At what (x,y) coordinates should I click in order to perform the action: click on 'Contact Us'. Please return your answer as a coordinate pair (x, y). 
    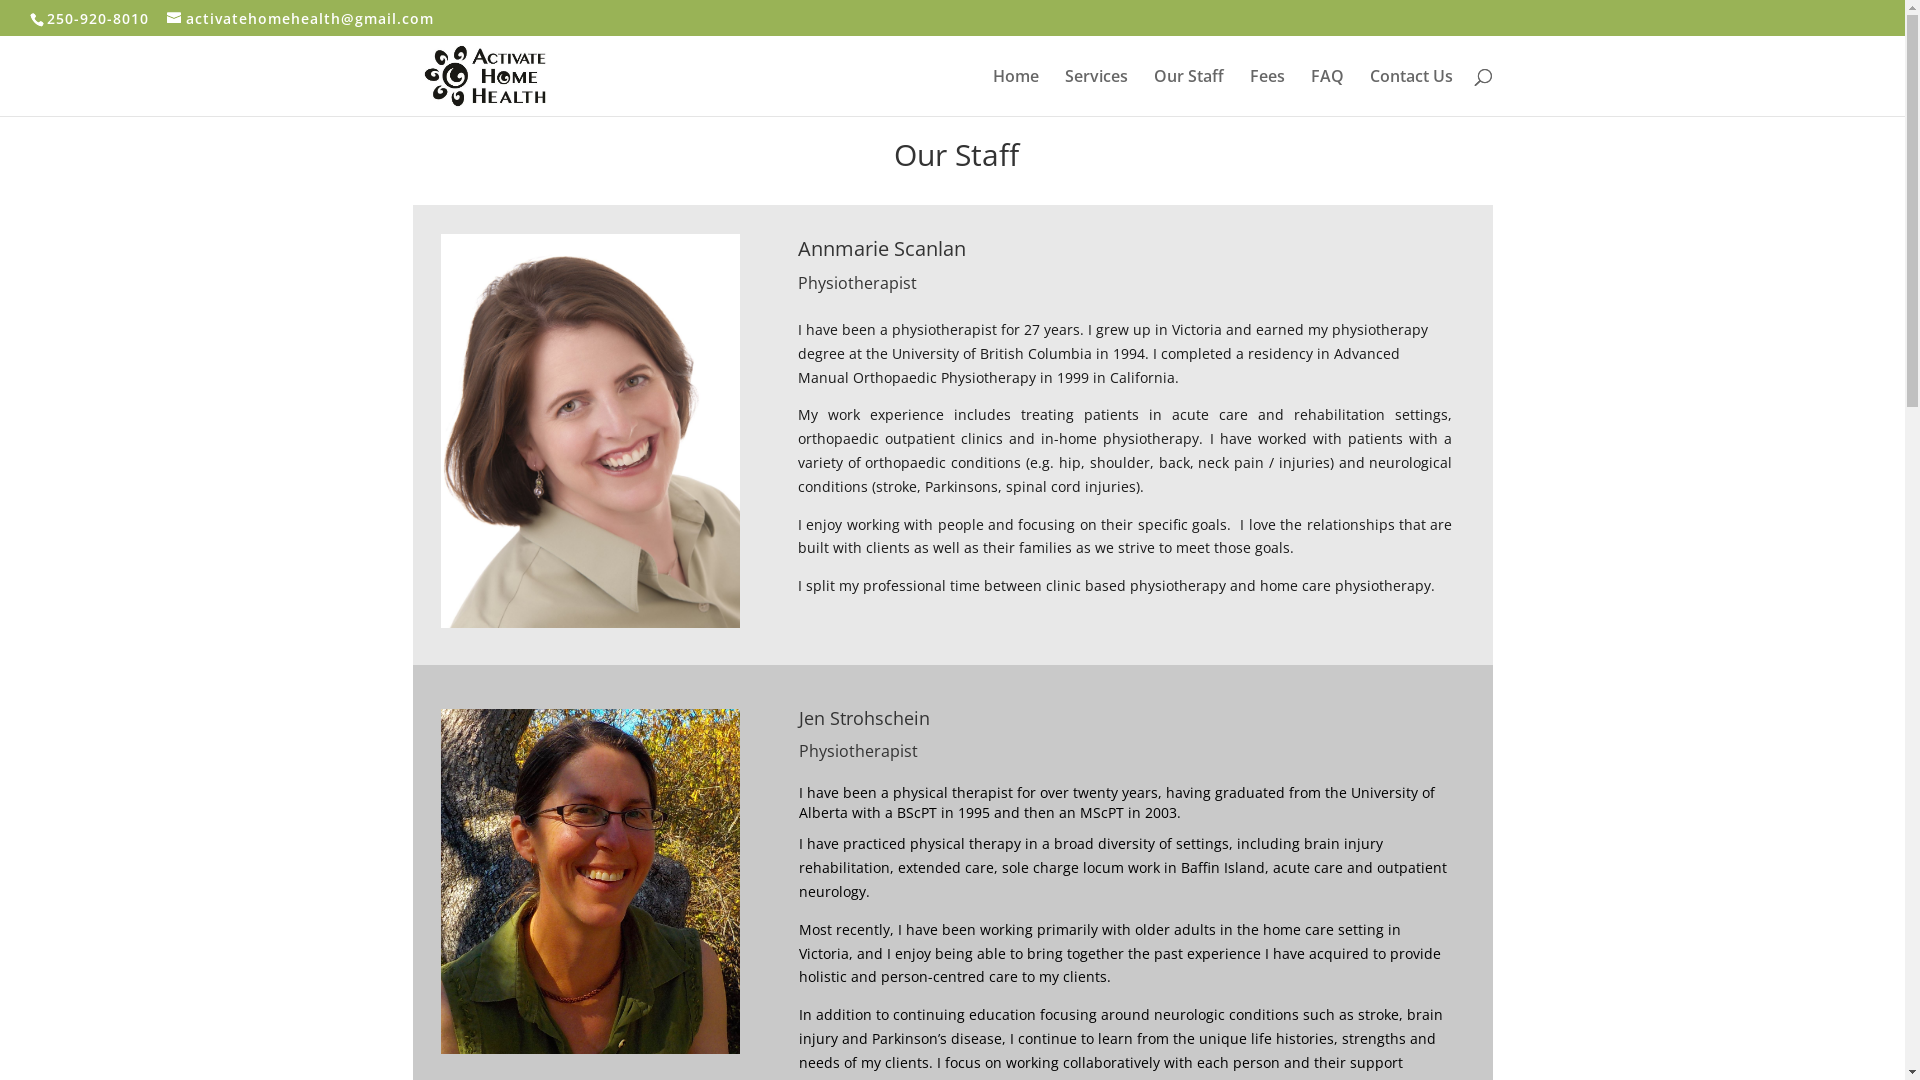
    Looking at the image, I should click on (1368, 92).